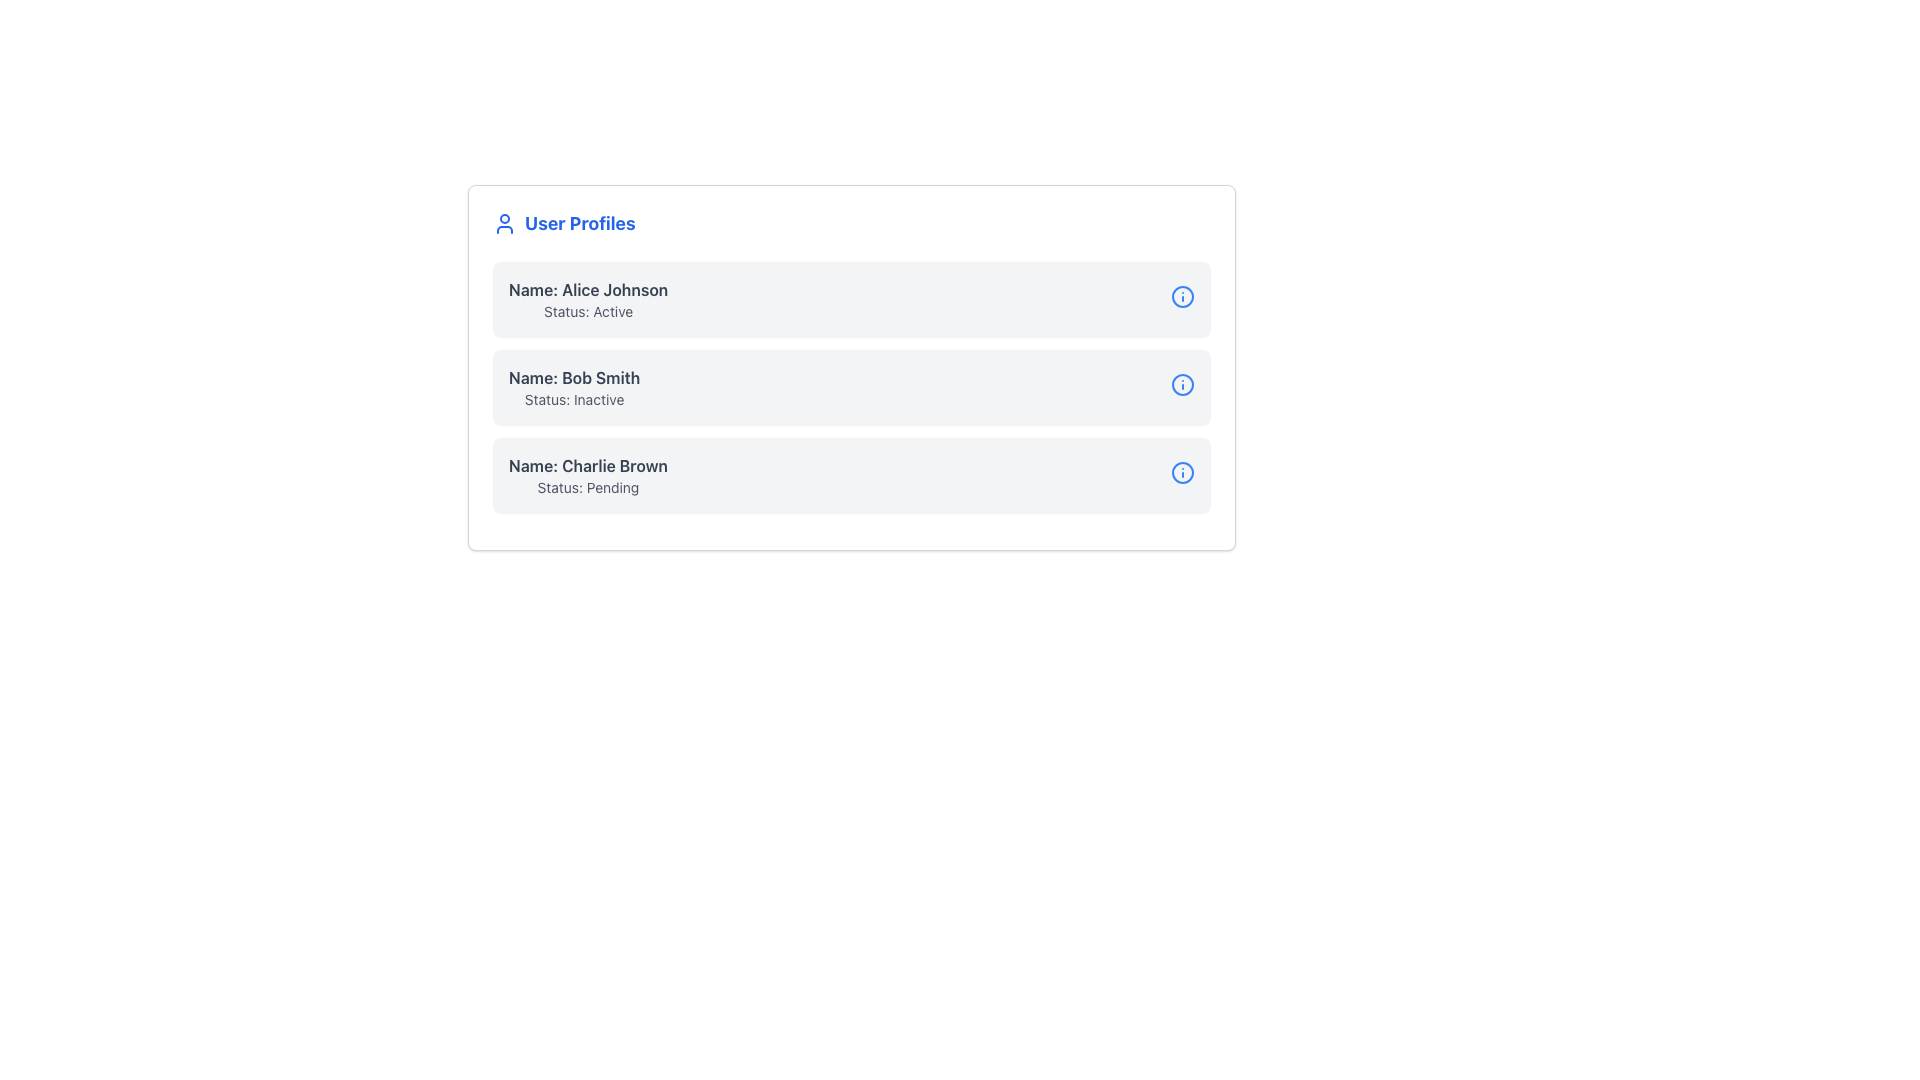  Describe the element at coordinates (1182, 388) in the screenshot. I see `the Status Indicator Icon located on the right side of the row for 'Bob Smith, Status: Inactive' to trigger a tooltip with additional details` at that location.